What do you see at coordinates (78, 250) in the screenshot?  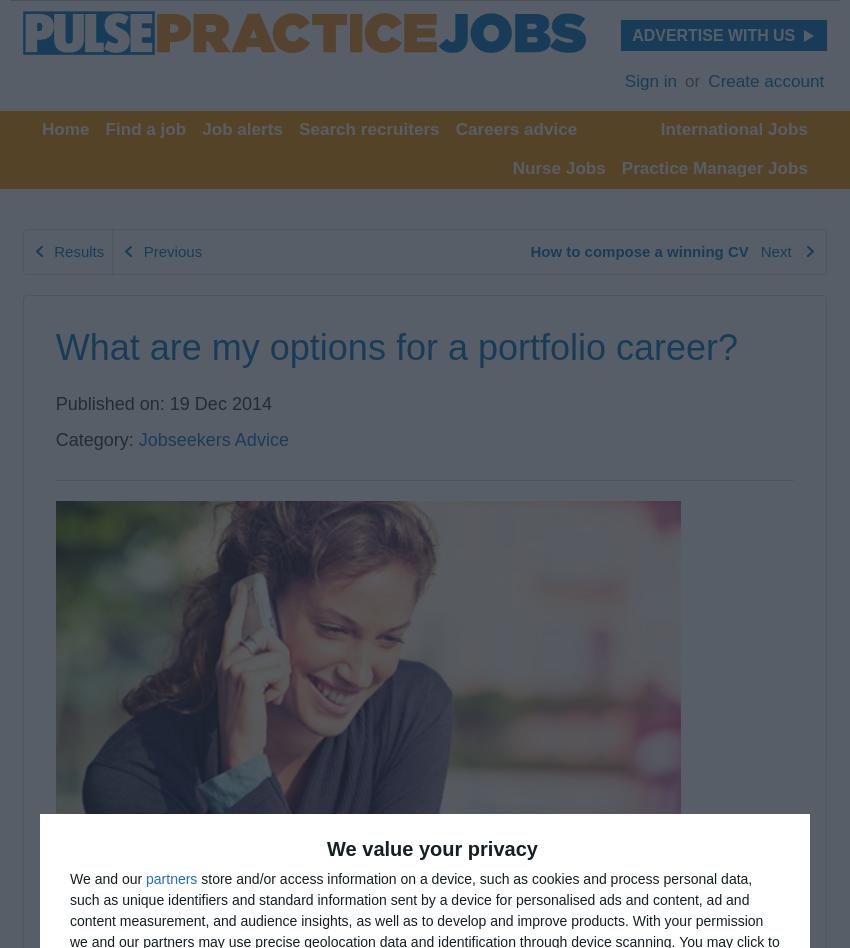 I see `'Results'` at bounding box center [78, 250].